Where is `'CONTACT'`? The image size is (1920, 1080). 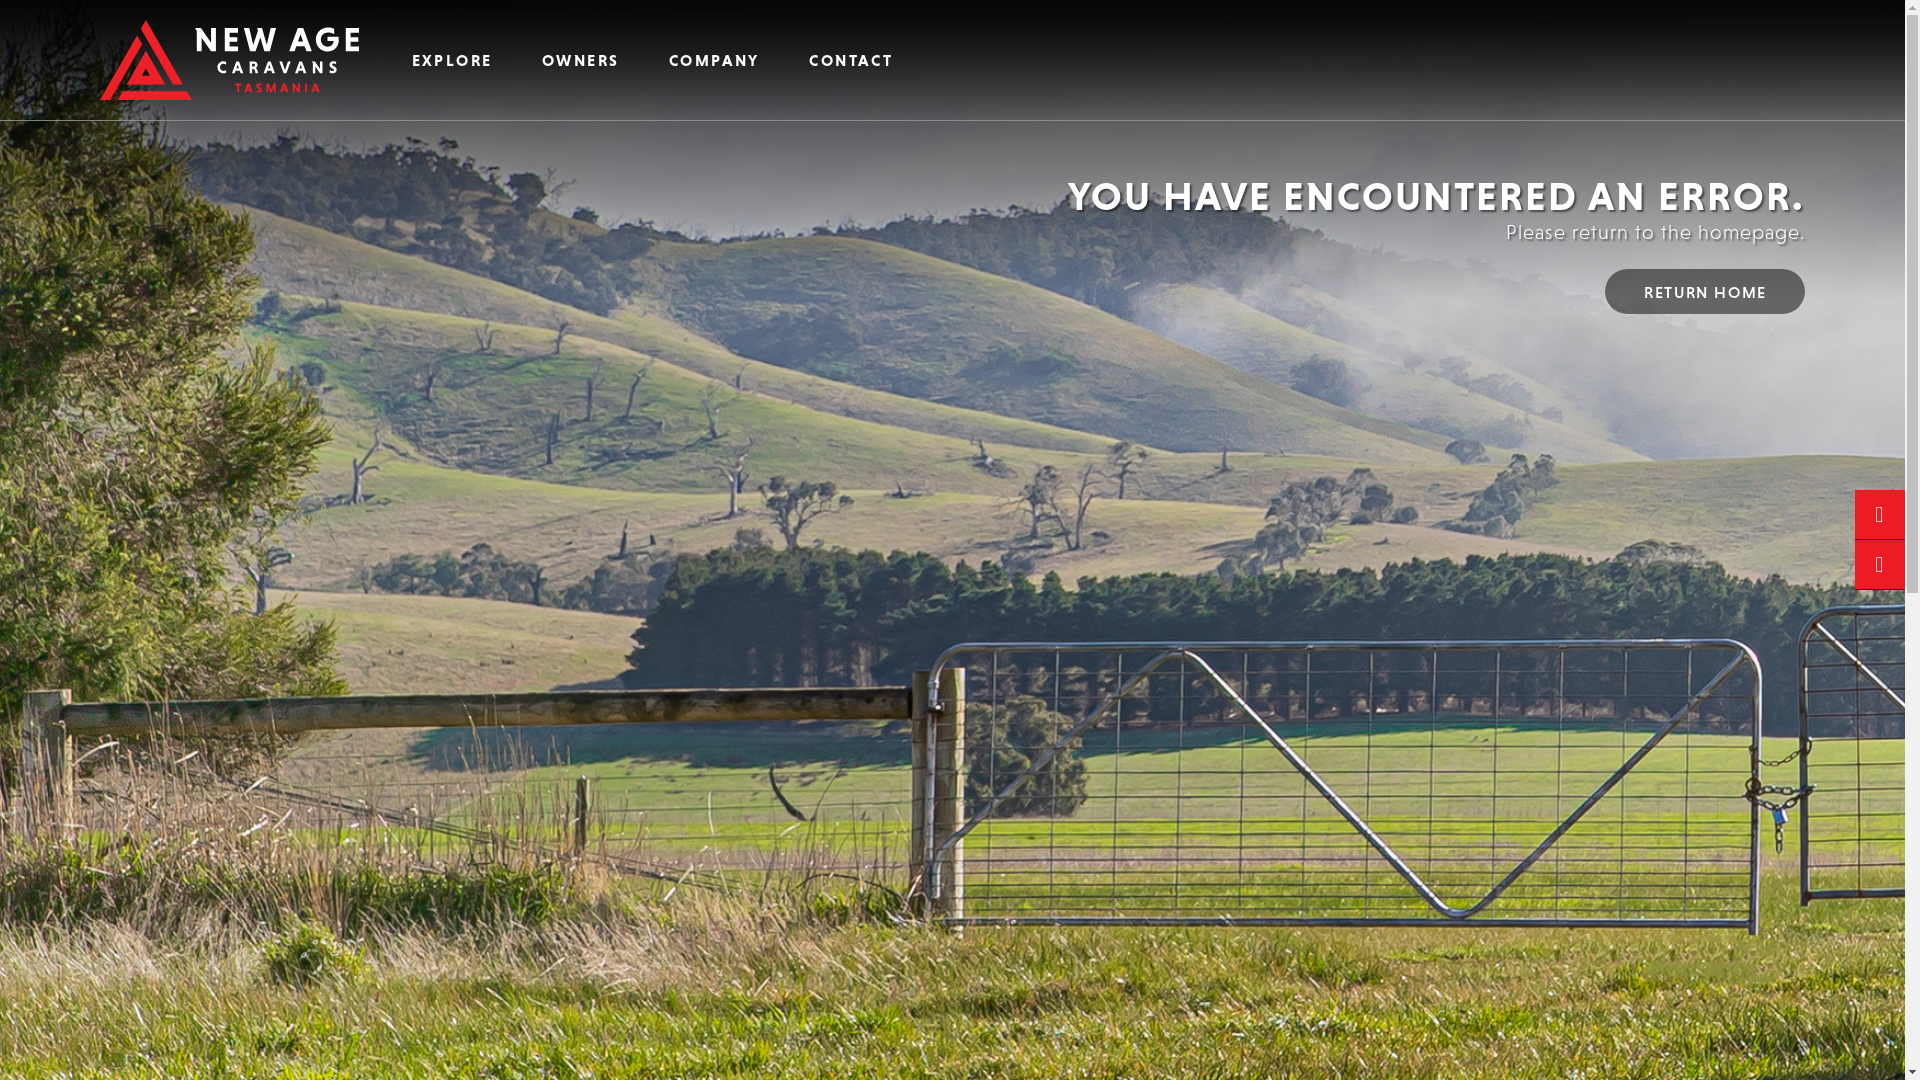
'CONTACT' is located at coordinates (851, 59).